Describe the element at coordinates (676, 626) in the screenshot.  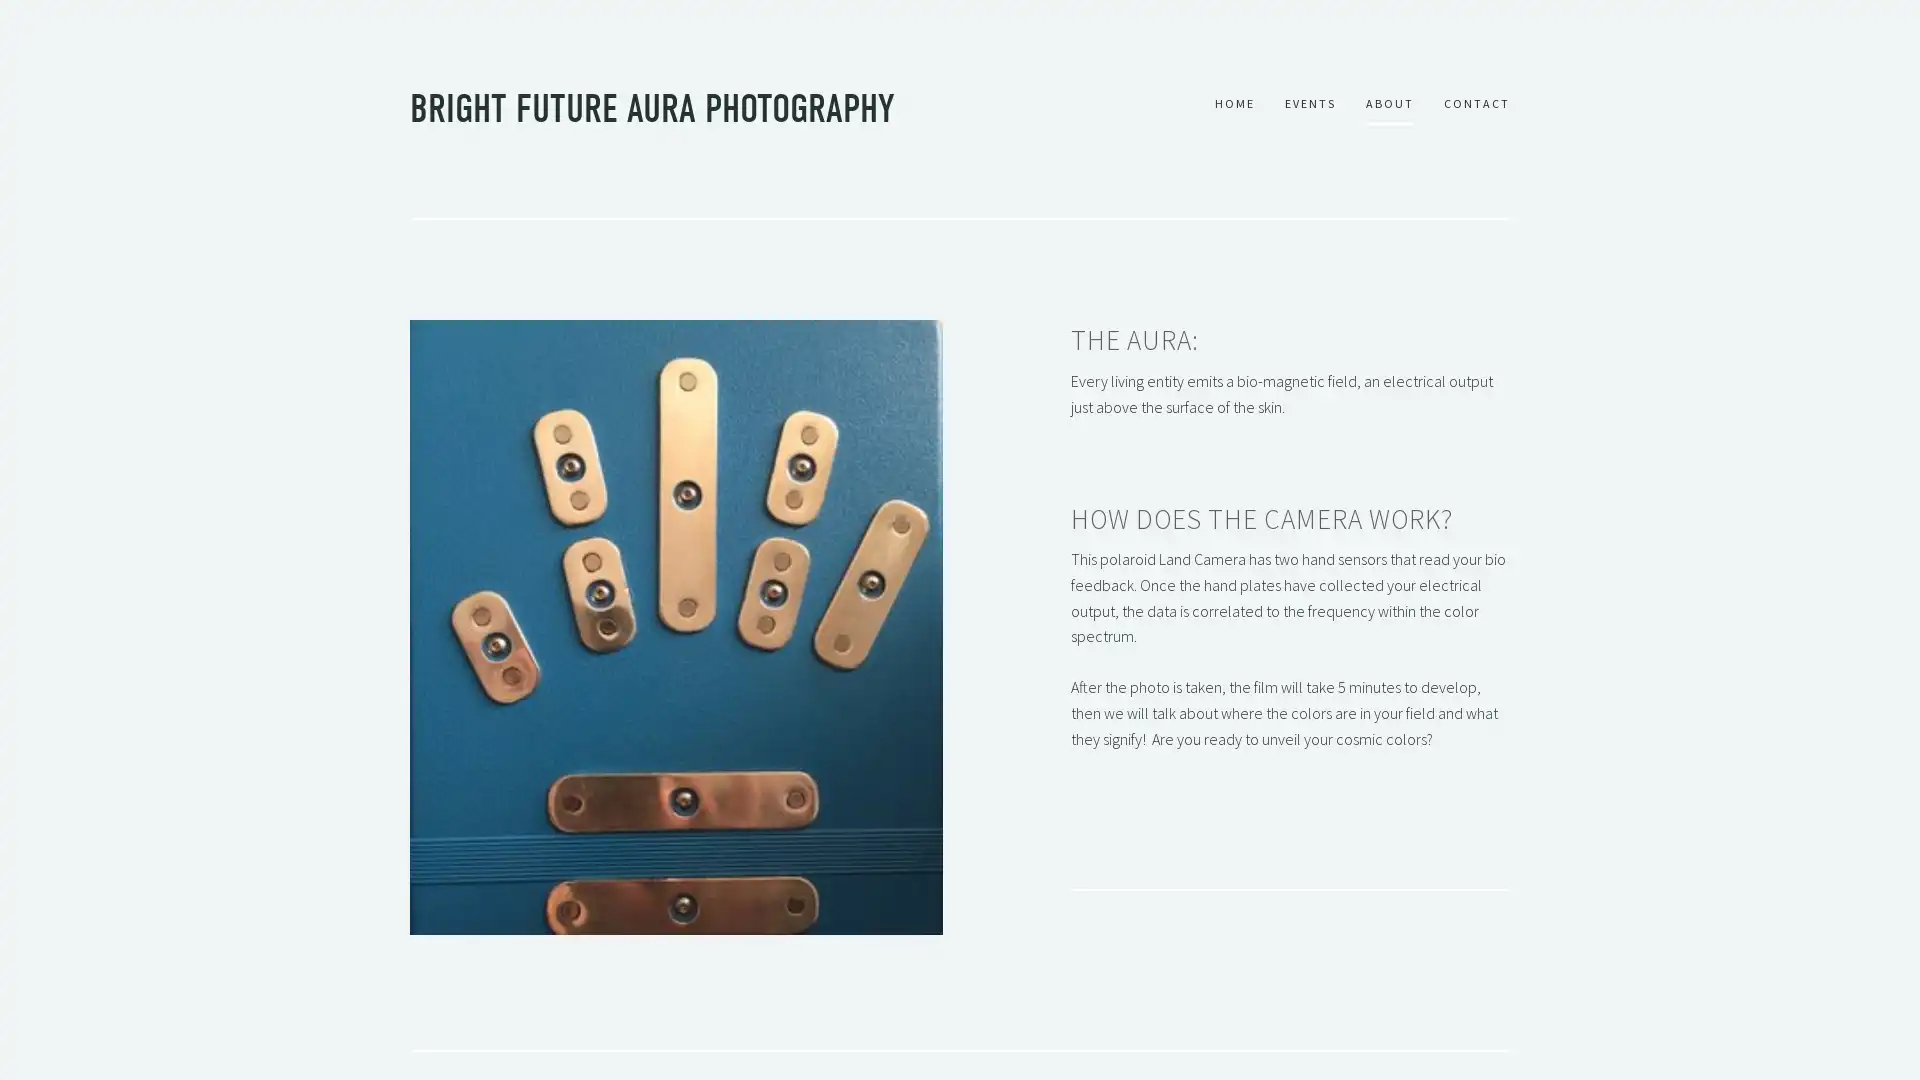
I see `View fullsize` at that location.